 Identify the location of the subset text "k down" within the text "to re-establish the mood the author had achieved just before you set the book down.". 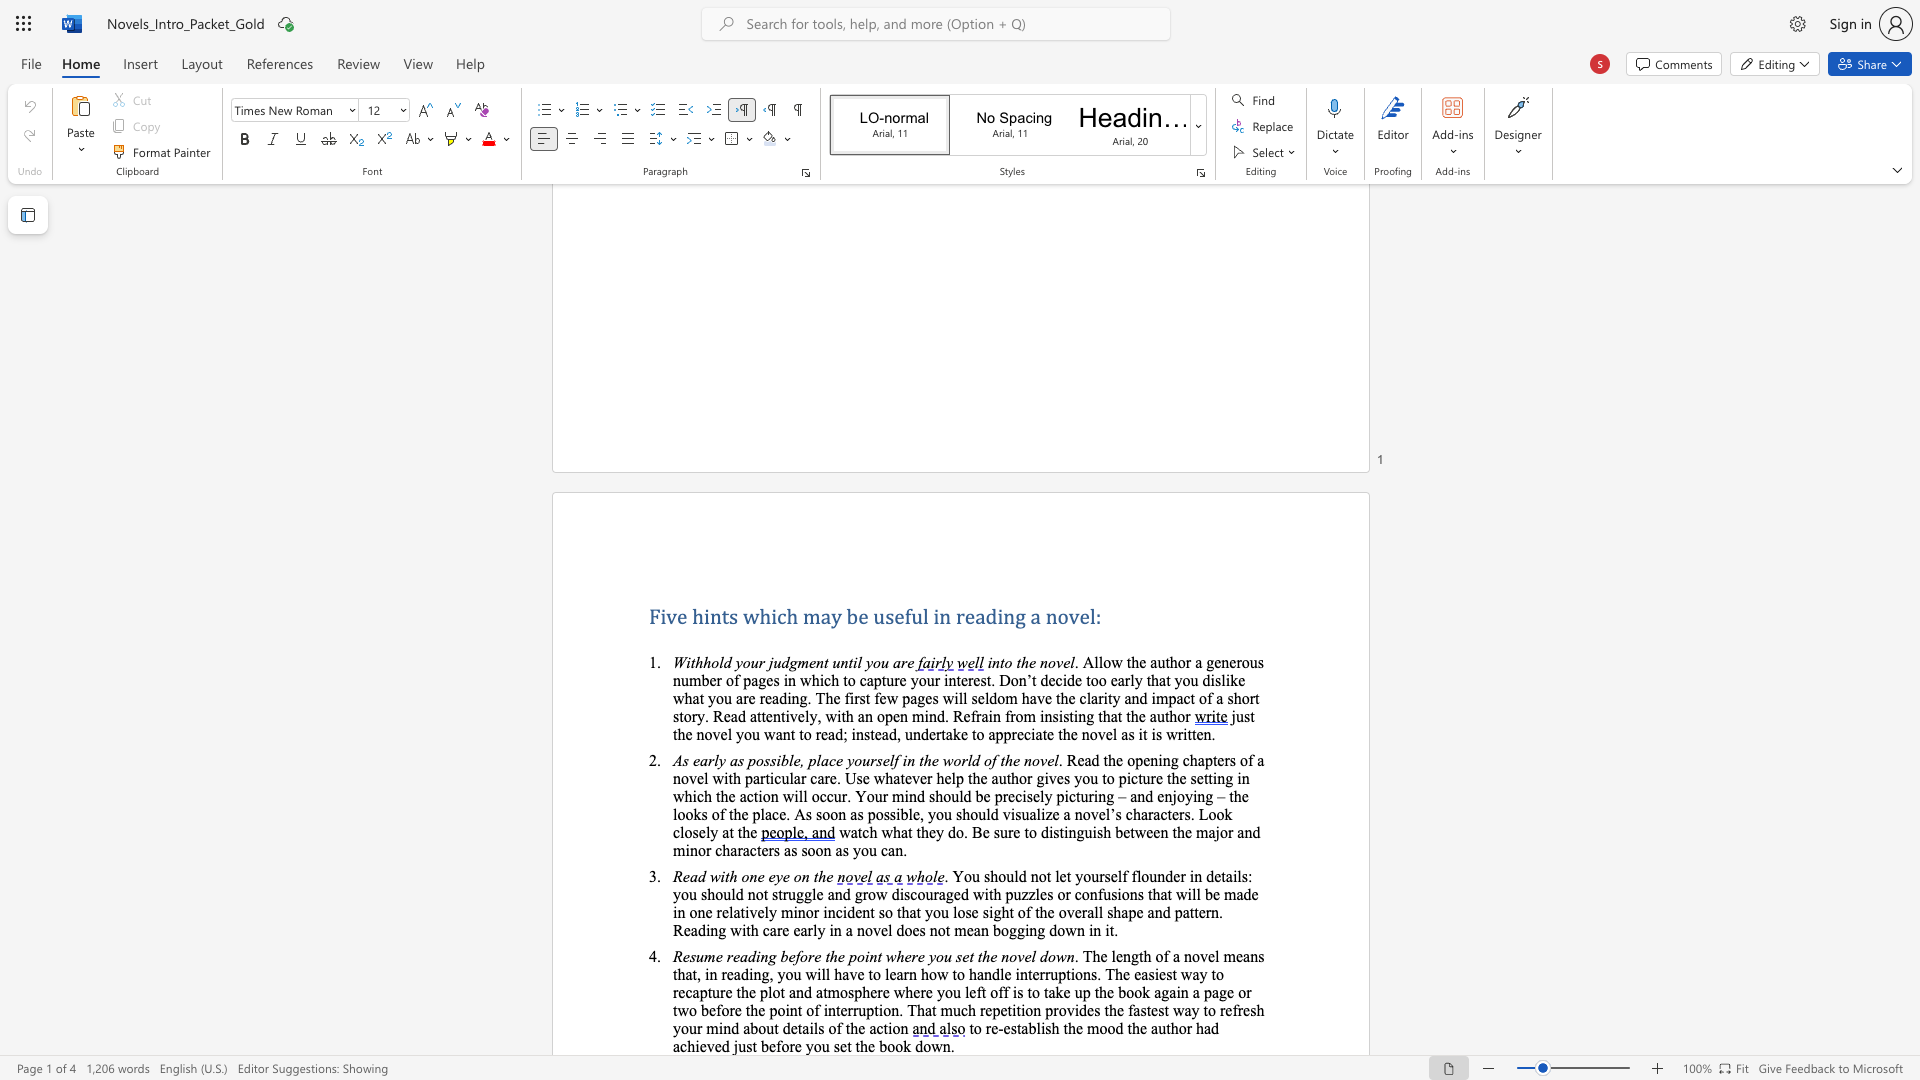
(902, 1045).